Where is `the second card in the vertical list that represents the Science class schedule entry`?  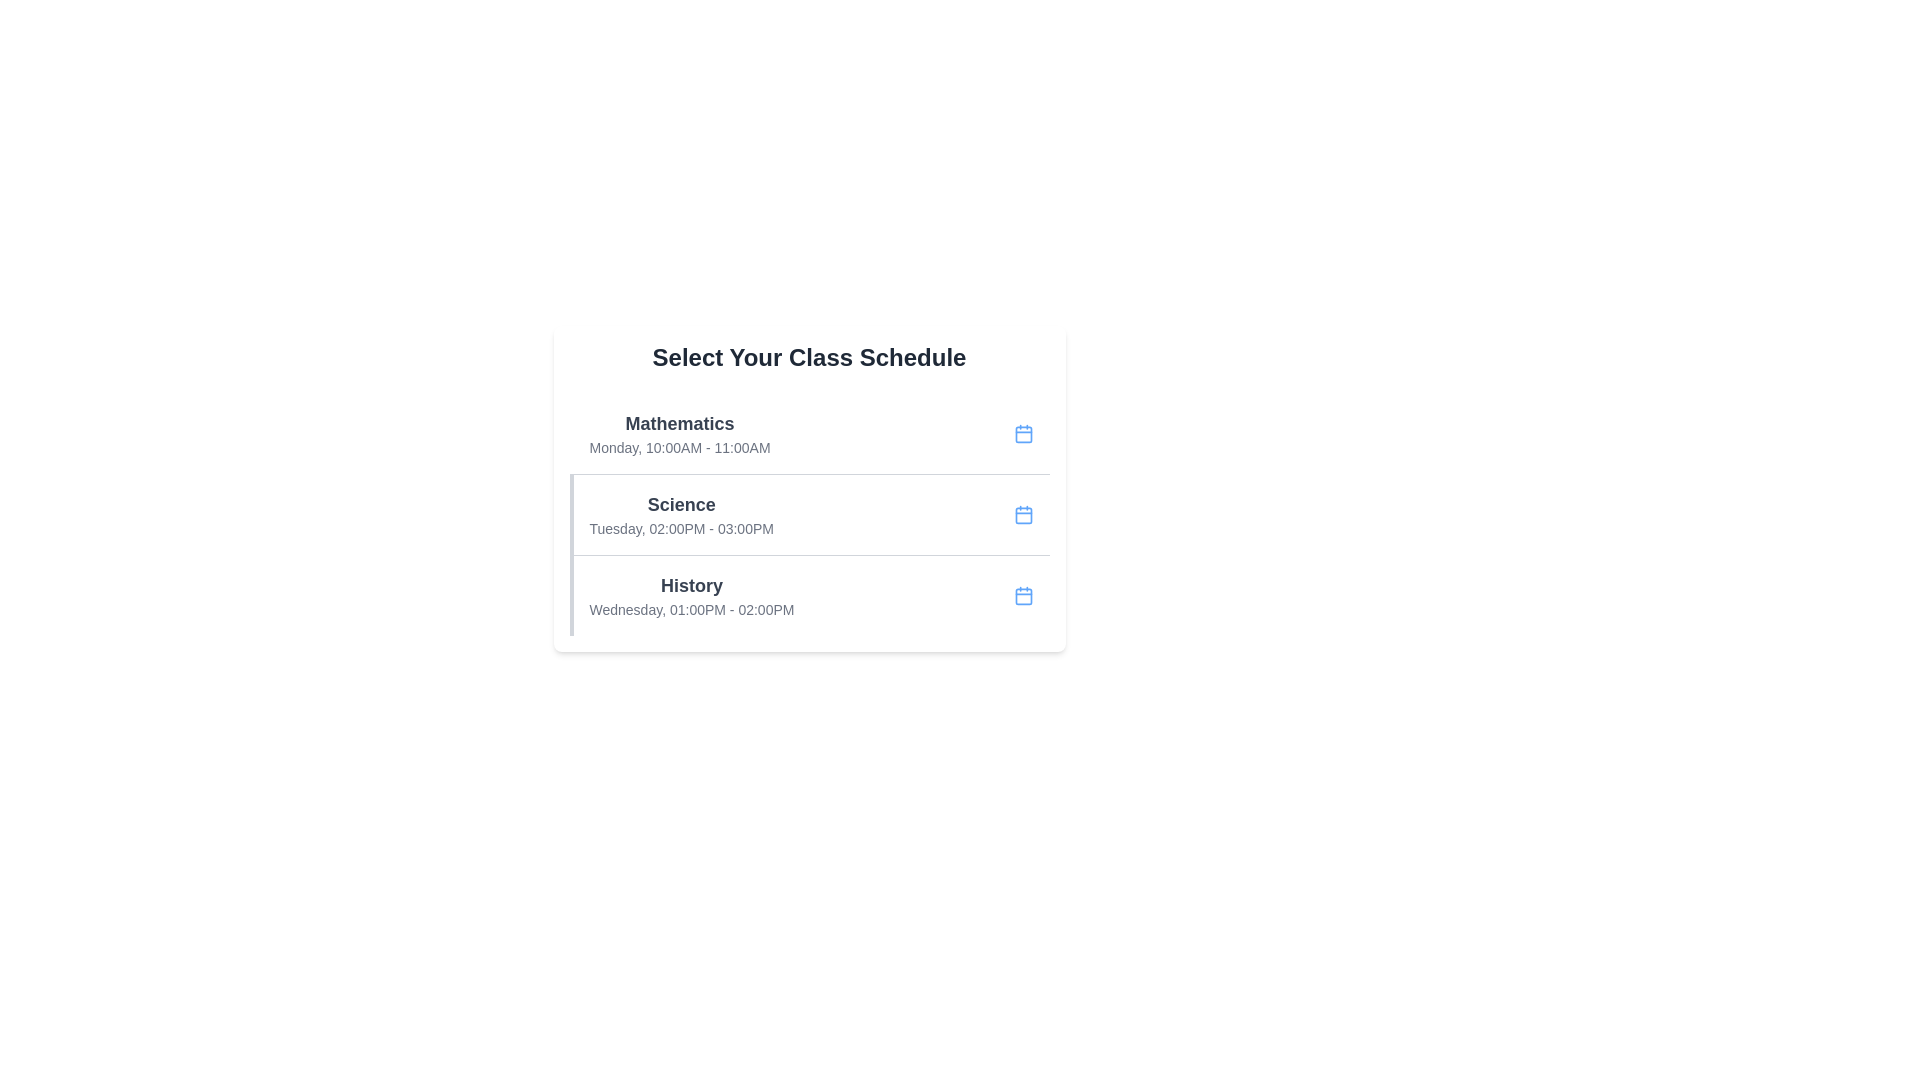
the second card in the vertical list that represents the Science class schedule entry is located at coordinates (809, 513).